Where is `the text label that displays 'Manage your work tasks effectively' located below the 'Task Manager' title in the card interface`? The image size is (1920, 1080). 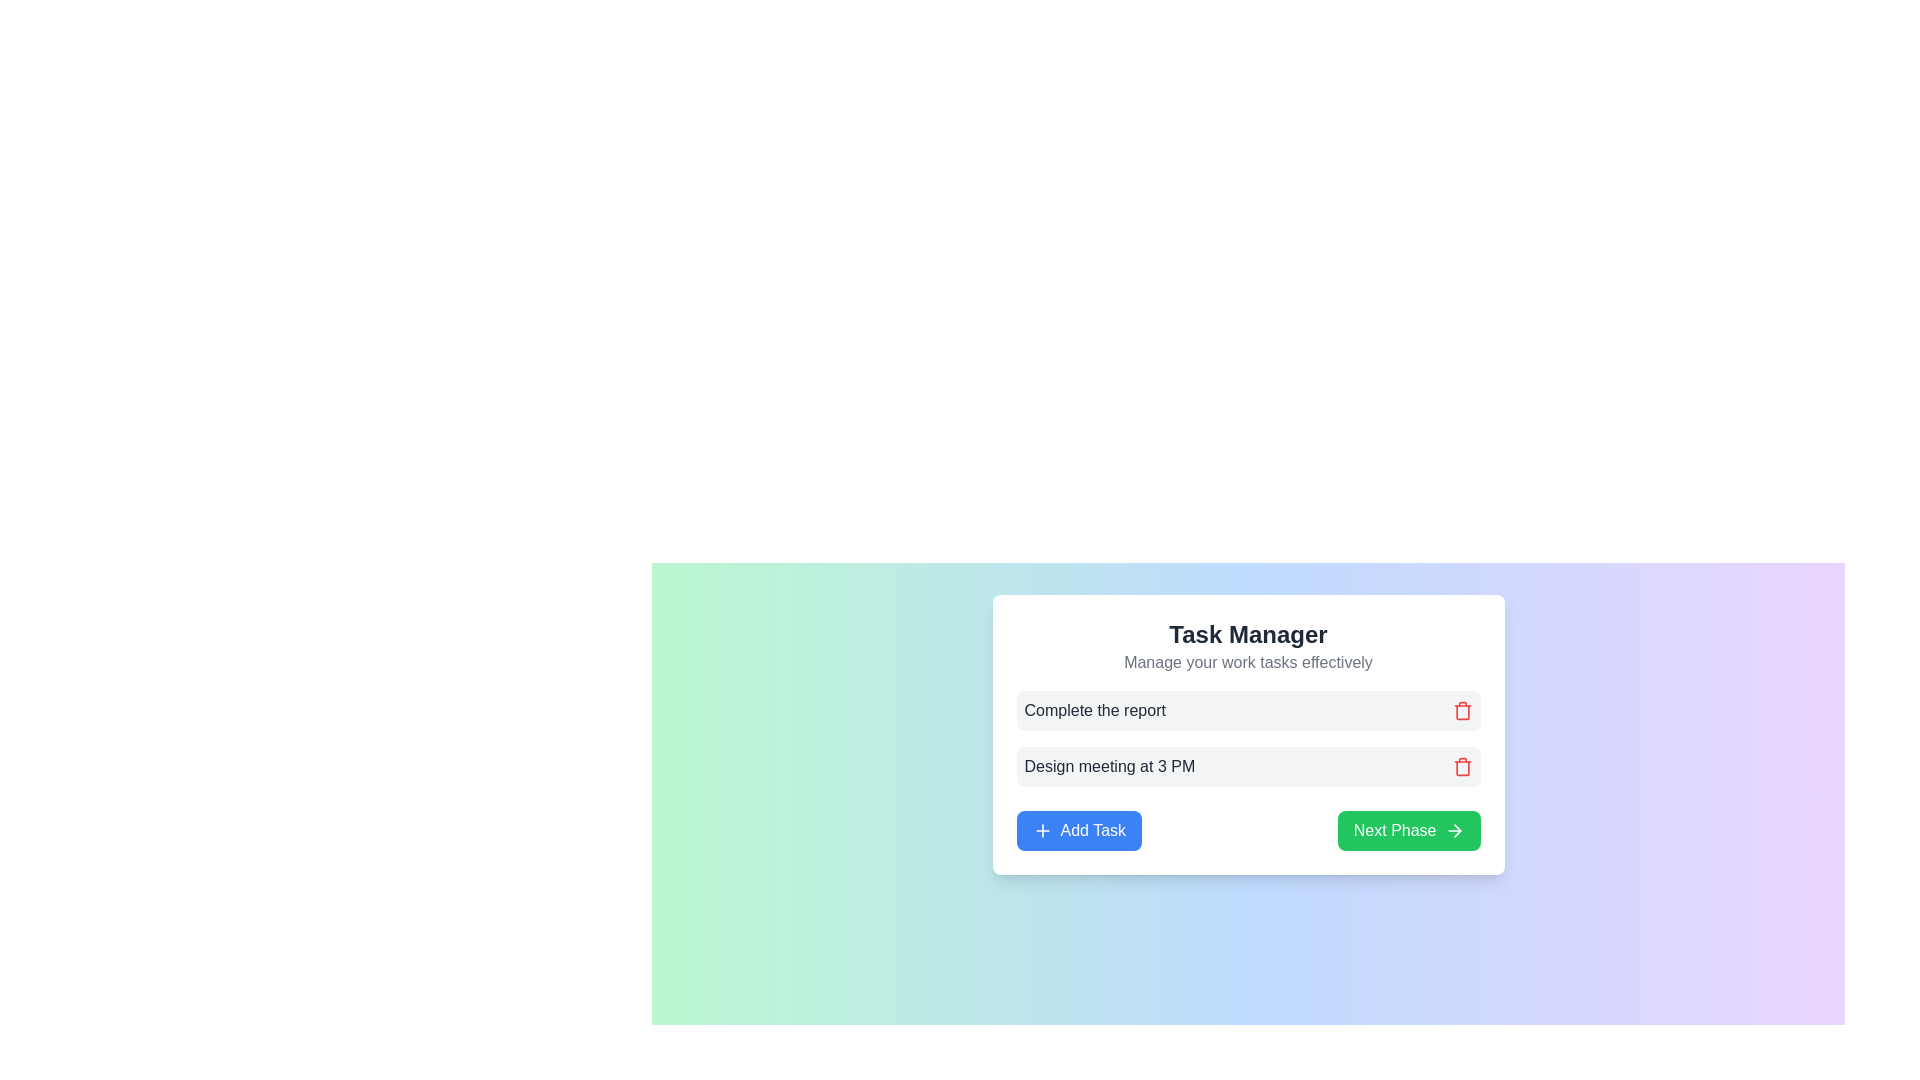
the text label that displays 'Manage your work tasks effectively' located below the 'Task Manager' title in the card interface is located at coordinates (1247, 663).